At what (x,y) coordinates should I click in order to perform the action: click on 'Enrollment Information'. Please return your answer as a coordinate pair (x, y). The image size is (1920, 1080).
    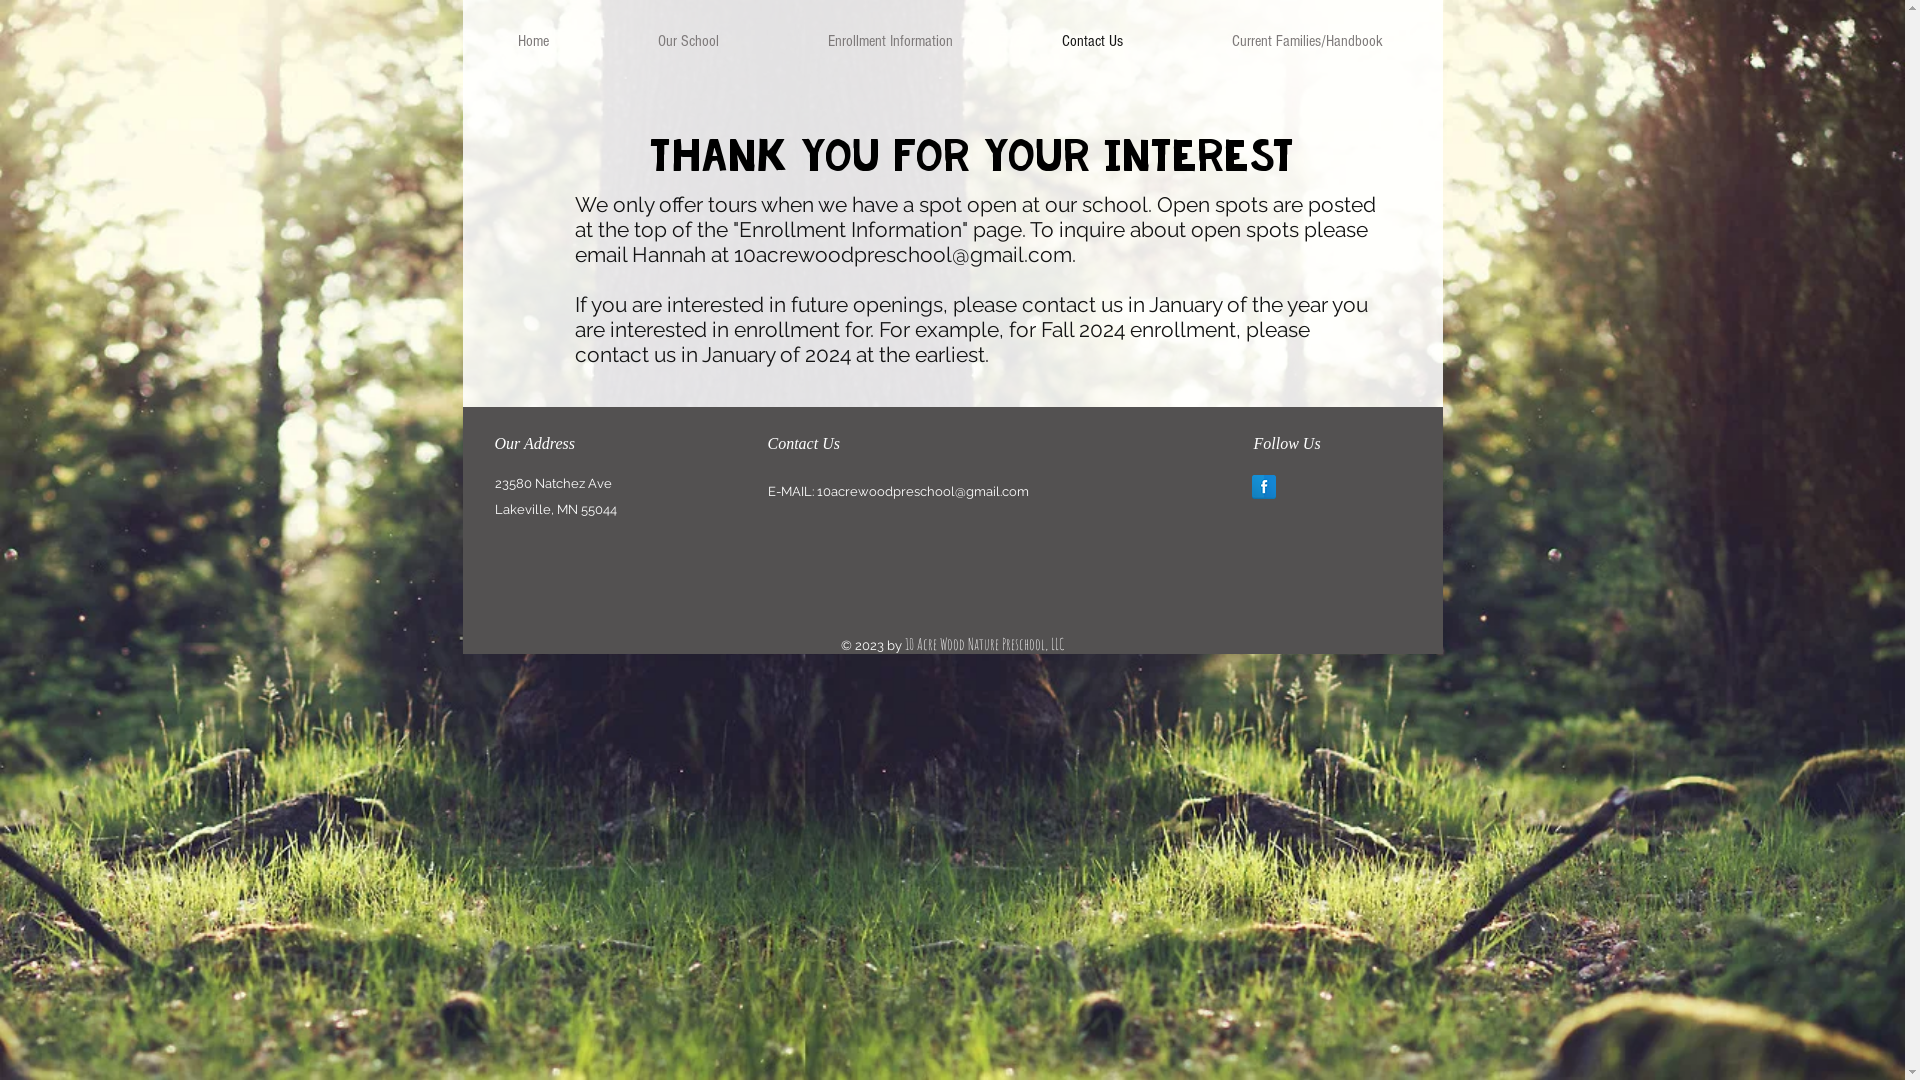
    Looking at the image, I should click on (887, 41).